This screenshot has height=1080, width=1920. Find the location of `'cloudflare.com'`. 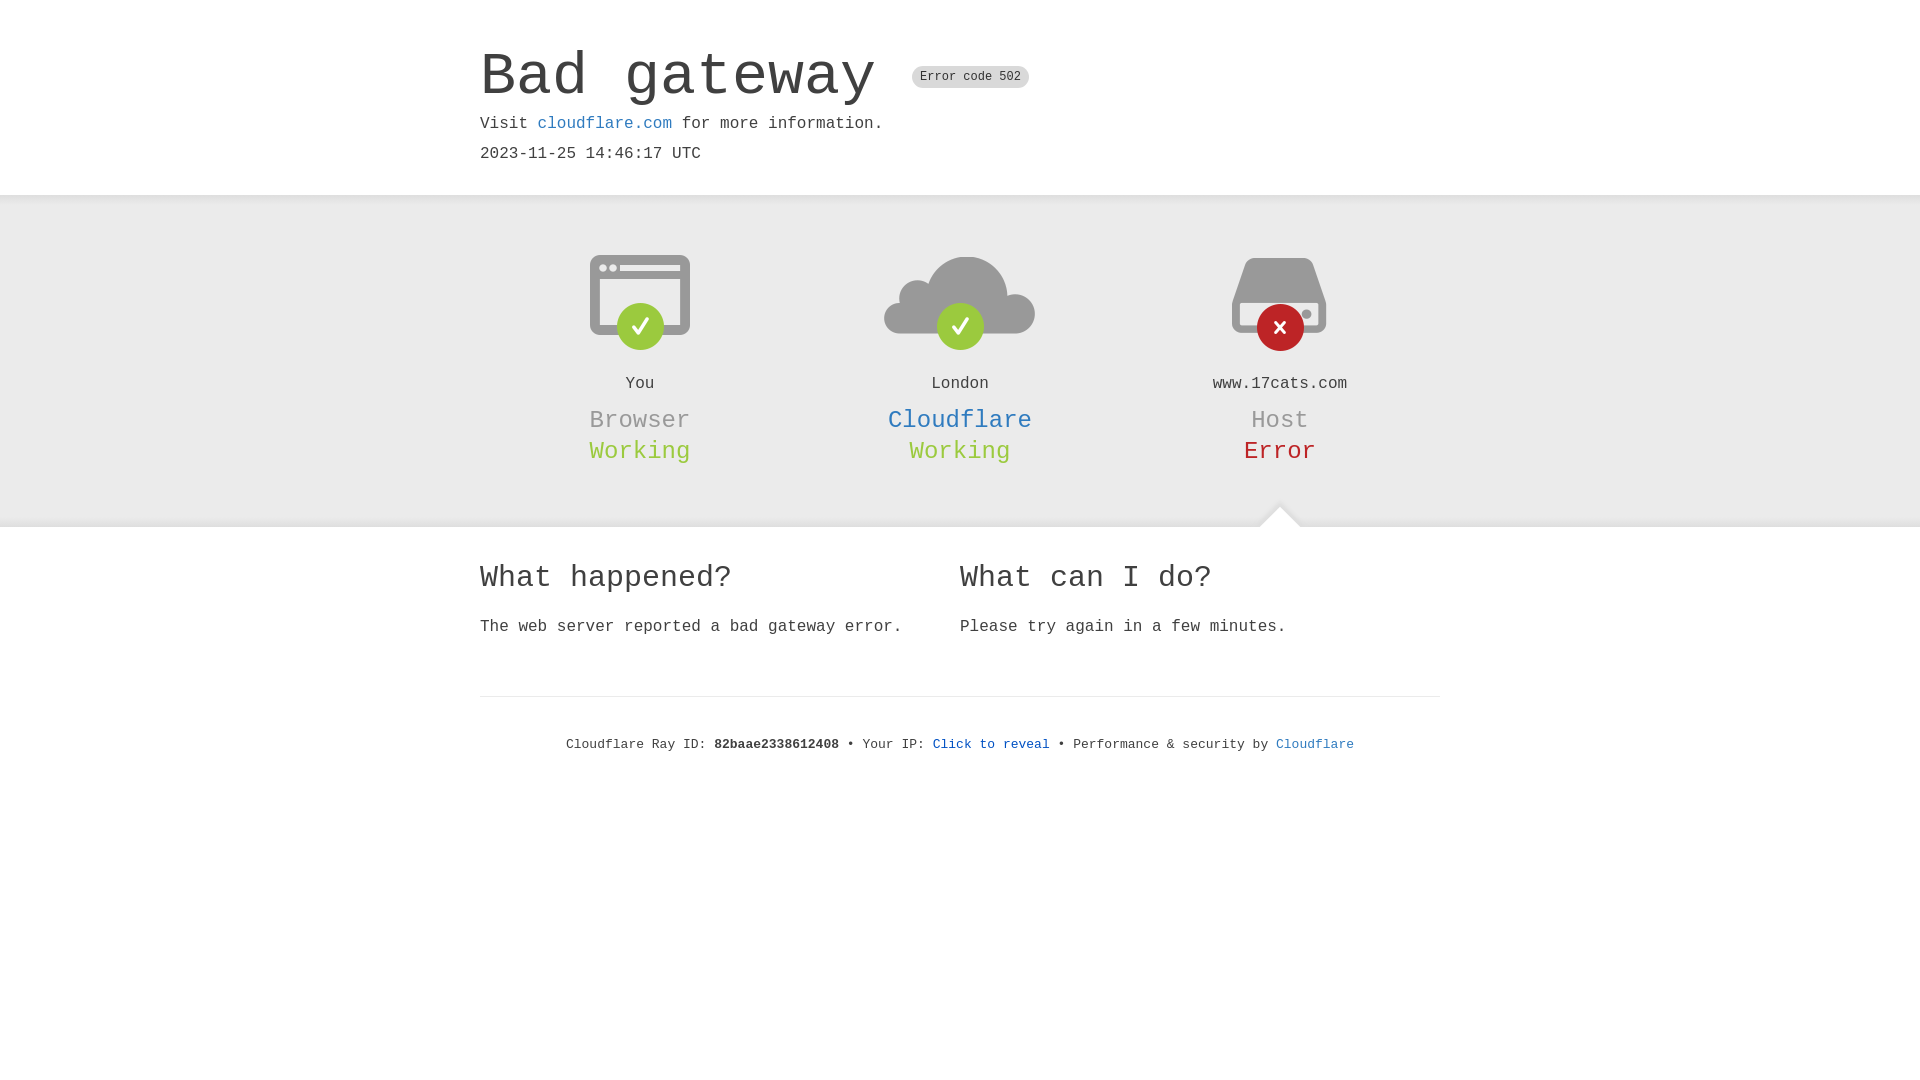

'cloudflare.com' is located at coordinates (603, 123).